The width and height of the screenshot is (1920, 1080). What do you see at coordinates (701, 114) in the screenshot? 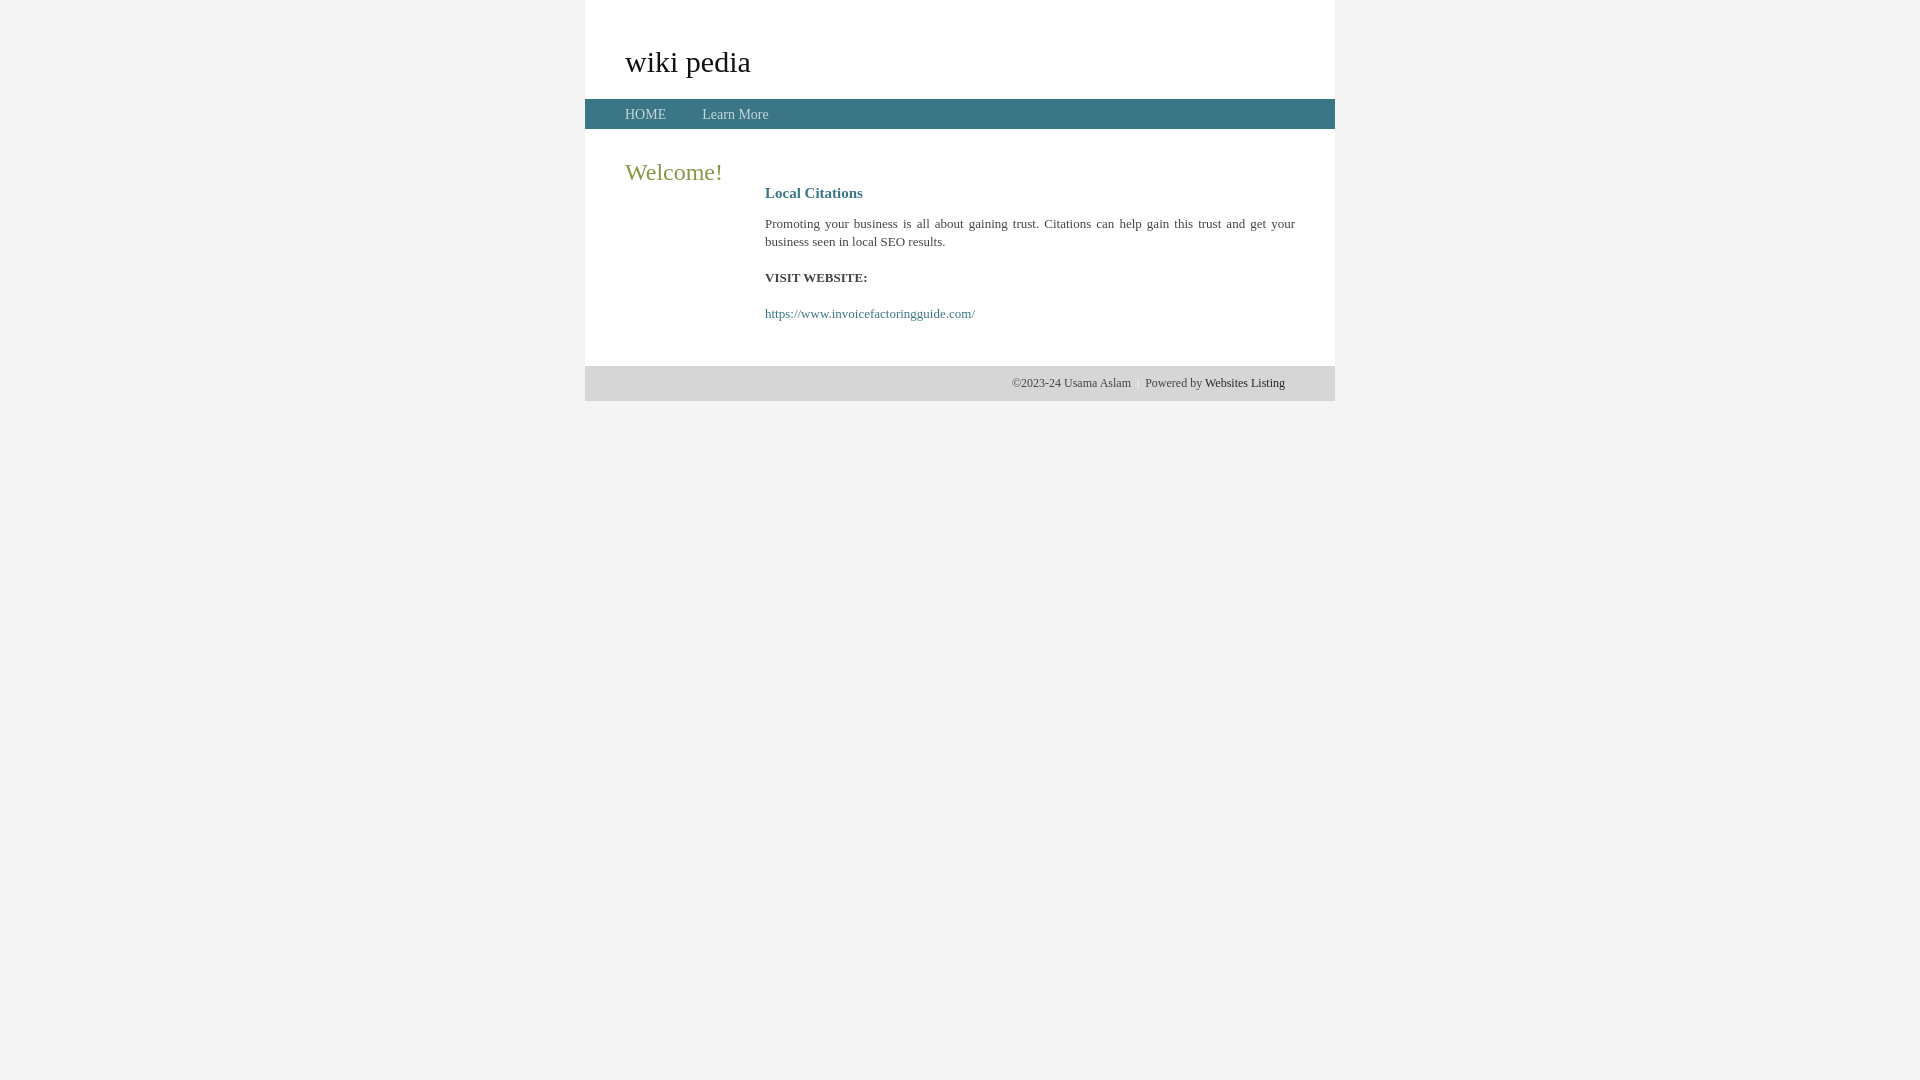
I see `'Learn More'` at bounding box center [701, 114].